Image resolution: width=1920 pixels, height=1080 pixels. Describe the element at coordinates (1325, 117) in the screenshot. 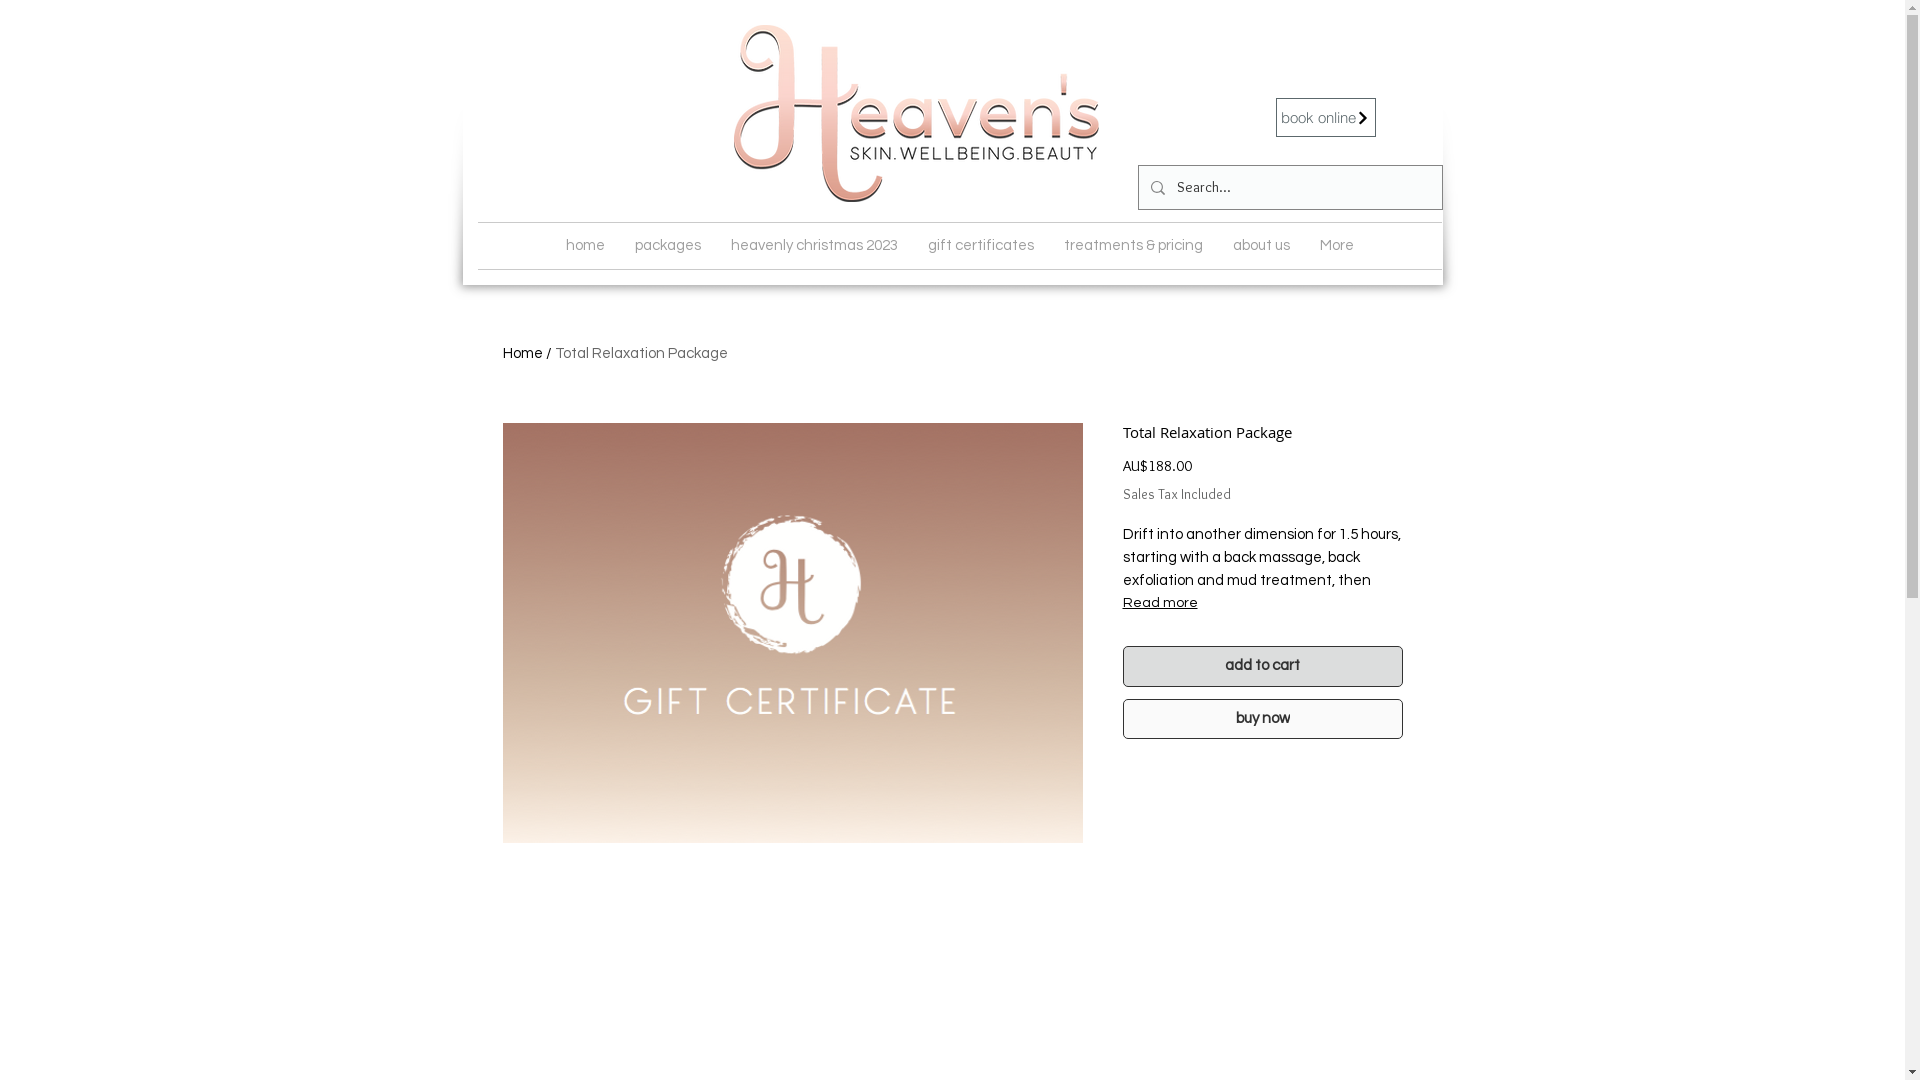

I see `'book online'` at that location.